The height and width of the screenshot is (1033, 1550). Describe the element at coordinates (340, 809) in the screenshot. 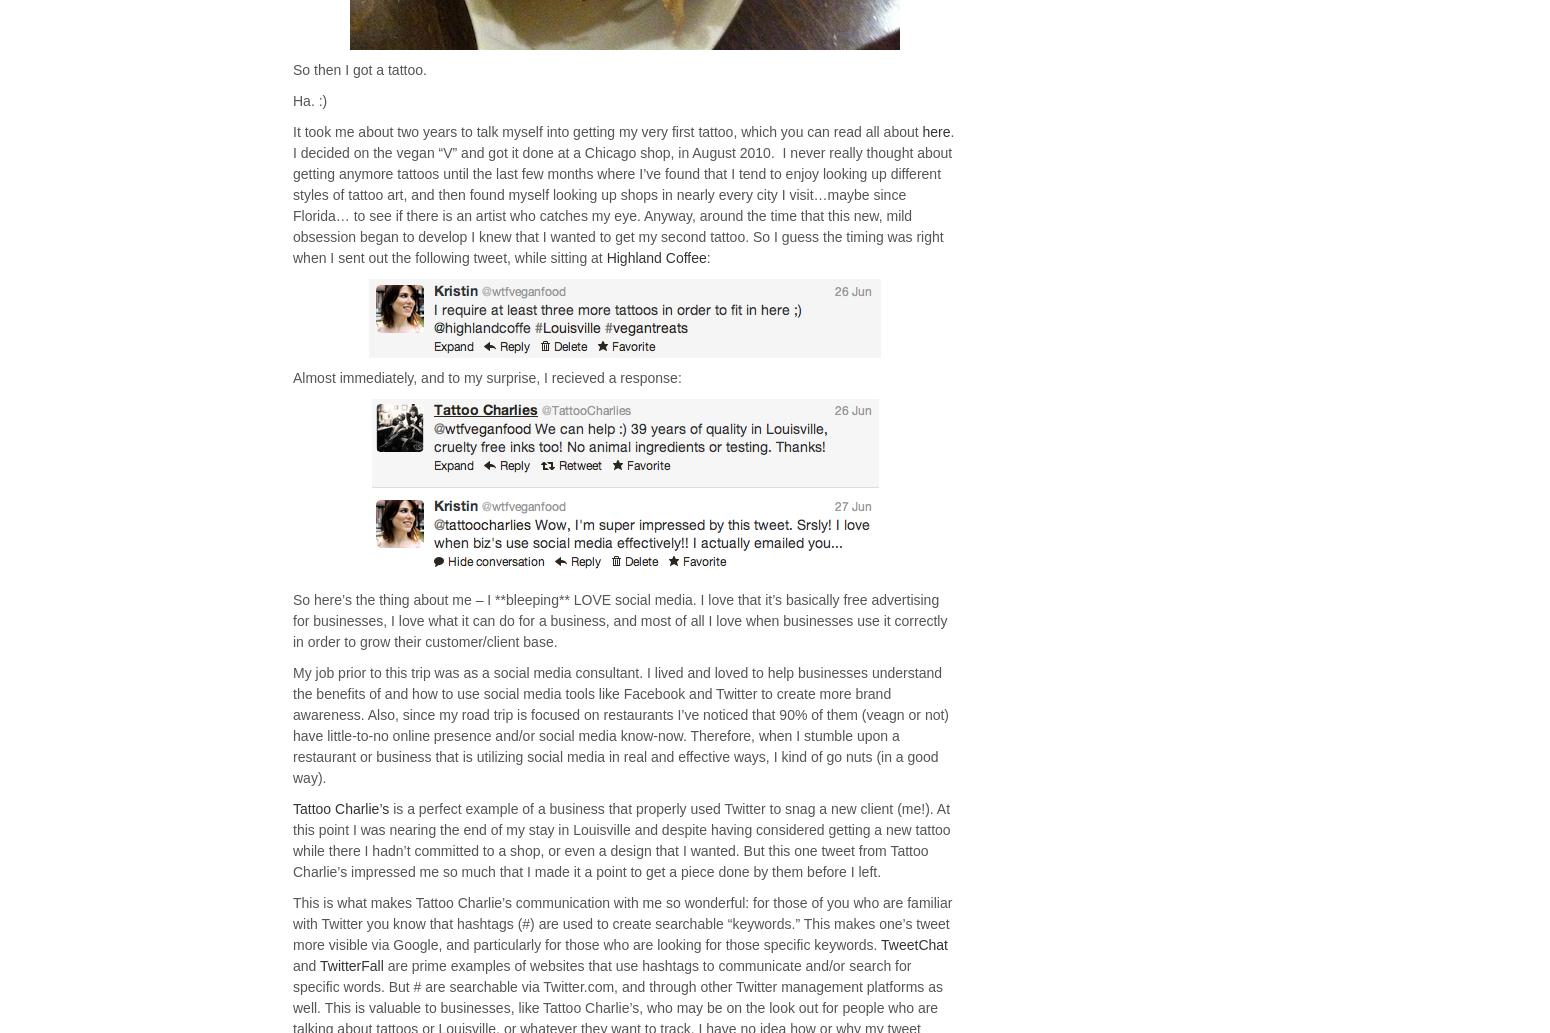

I see `'Tattoo Charlie’s'` at that location.